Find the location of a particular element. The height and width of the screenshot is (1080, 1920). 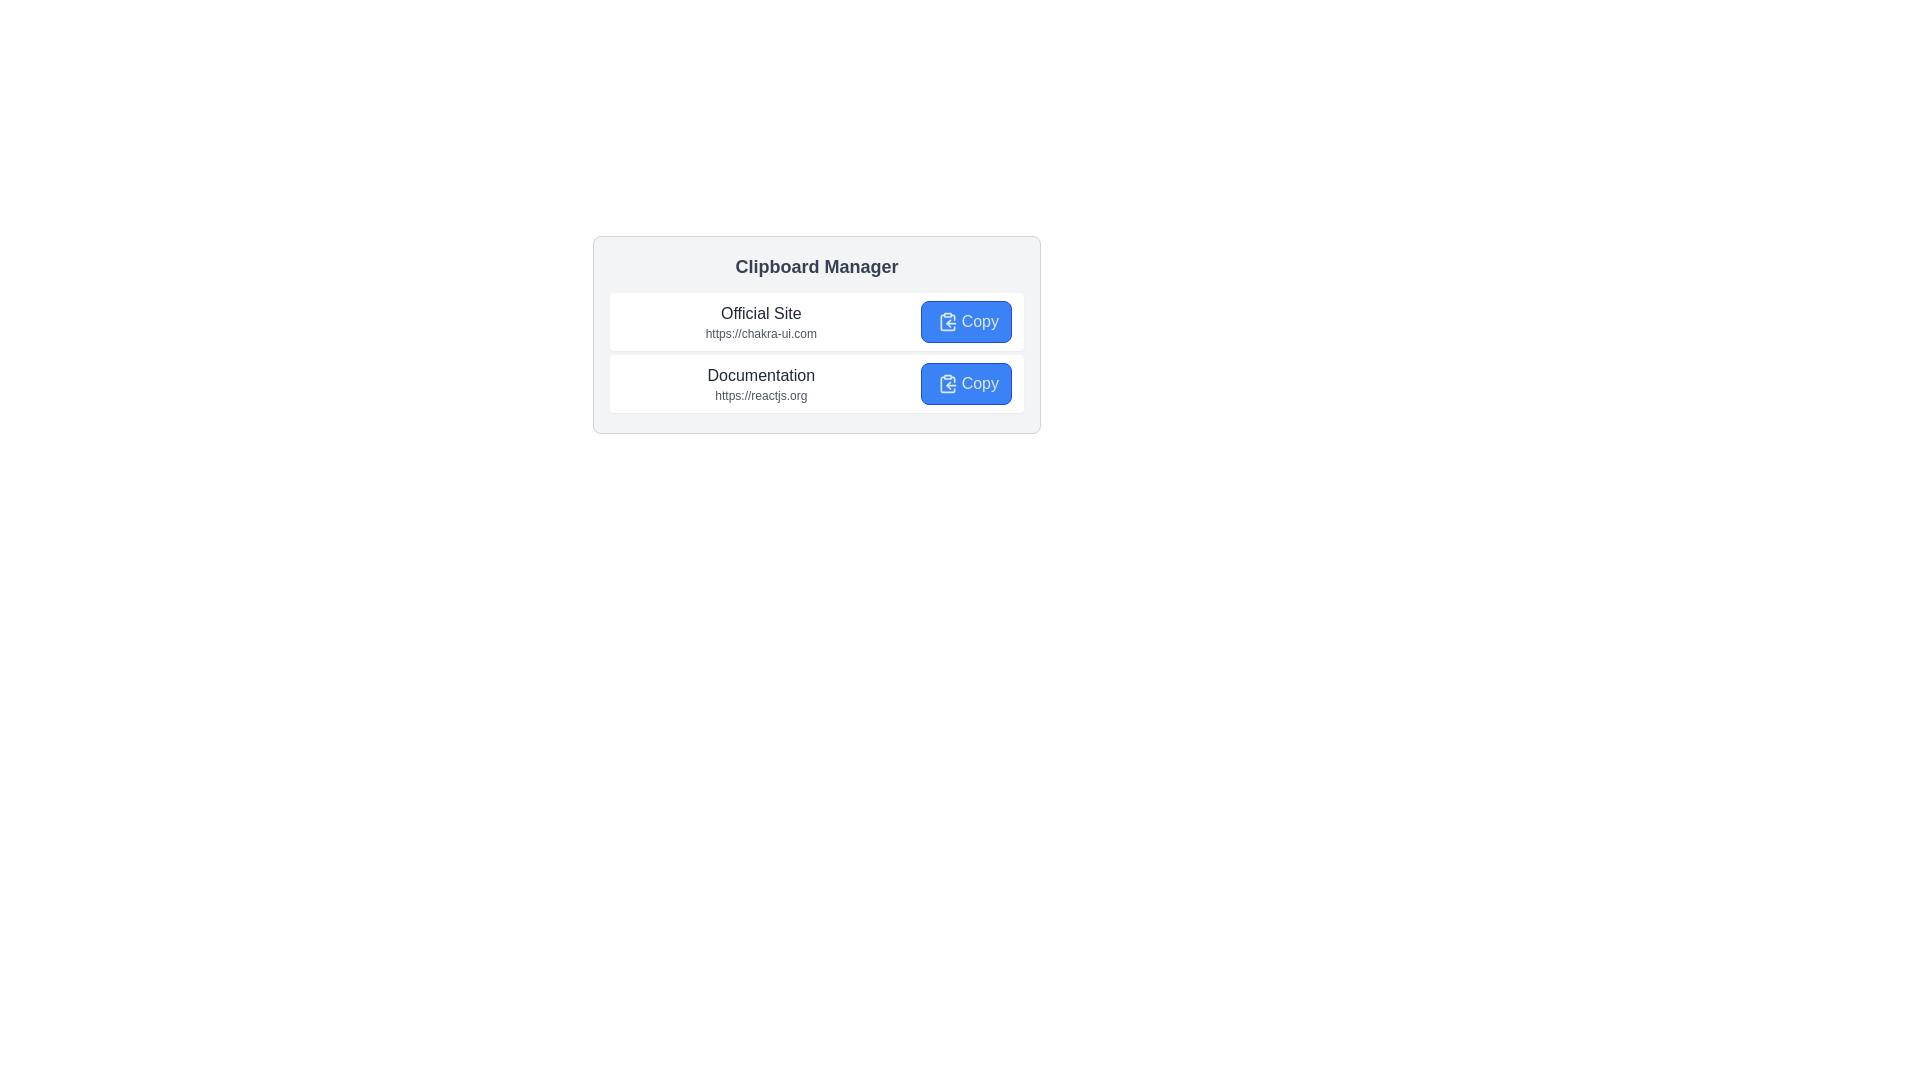

the clipboard icon that is part of the 'Copy' button located to the right of 'Official Site' in the 'Clipboard Manager' interface for informational purposes is located at coordinates (946, 320).